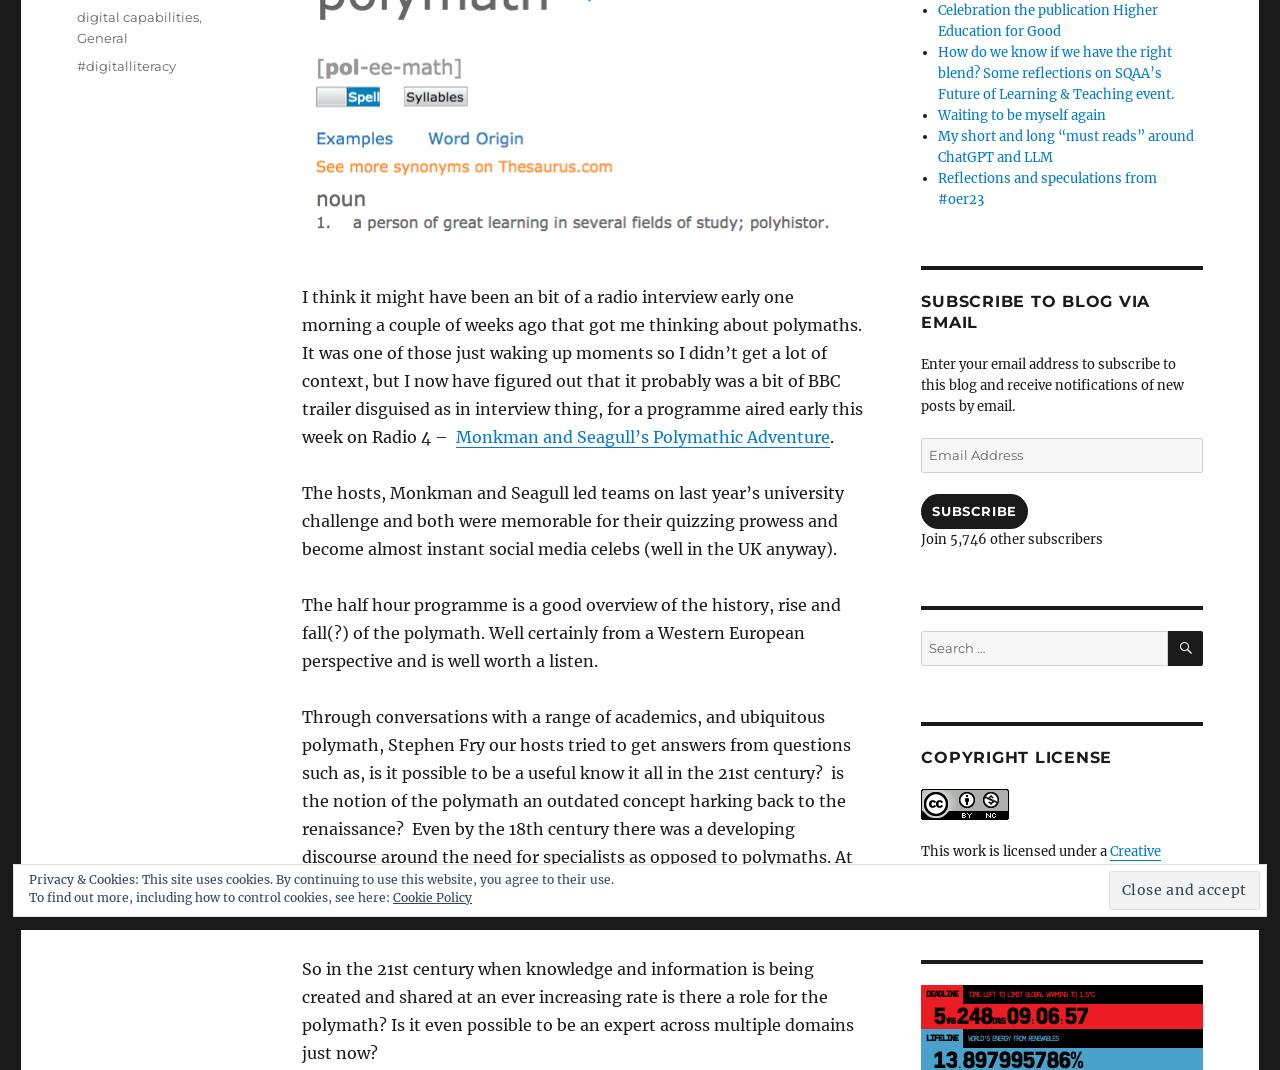  I want to click on '06', so click(1046, 1015).